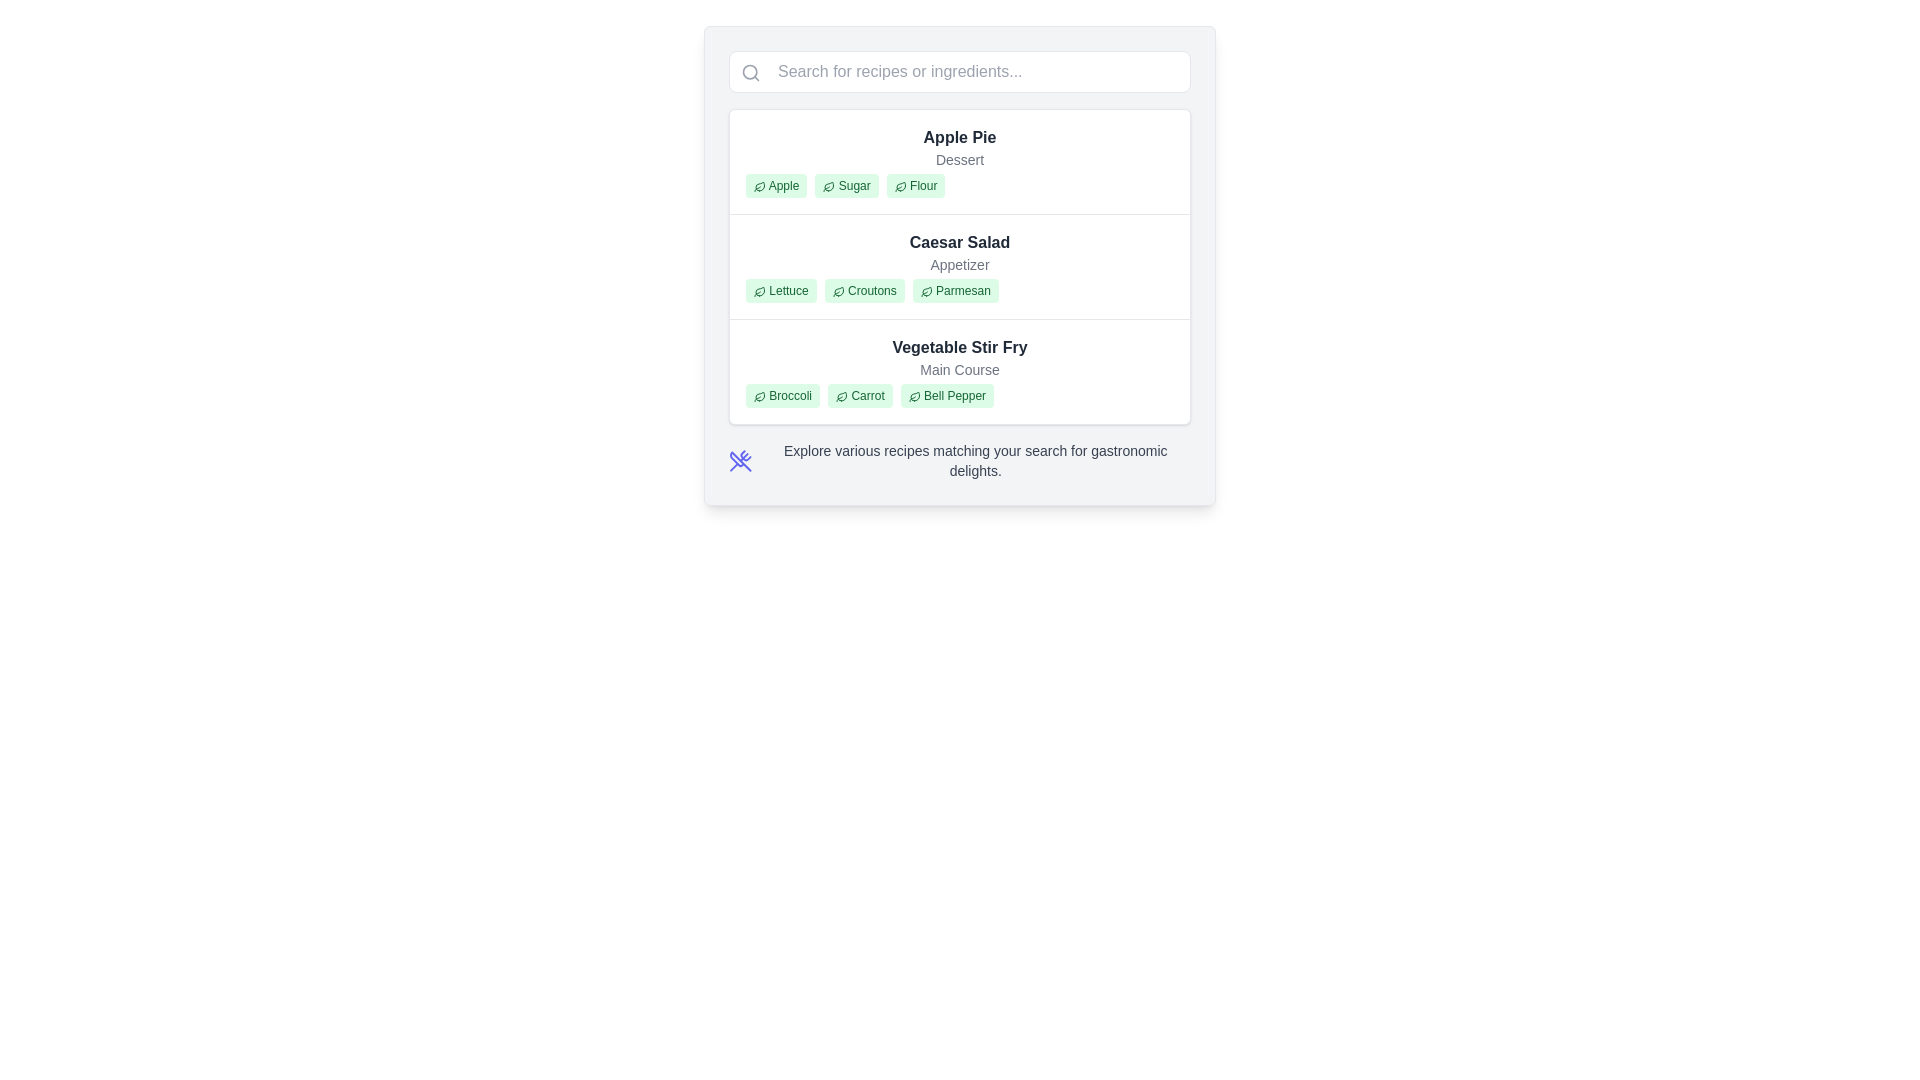 The image size is (1920, 1080). What do you see at coordinates (829, 186) in the screenshot?
I see `the green leaf icon next to the text 'Sugar' in the 'Apple Pie' recipe ingredients list` at bounding box center [829, 186].